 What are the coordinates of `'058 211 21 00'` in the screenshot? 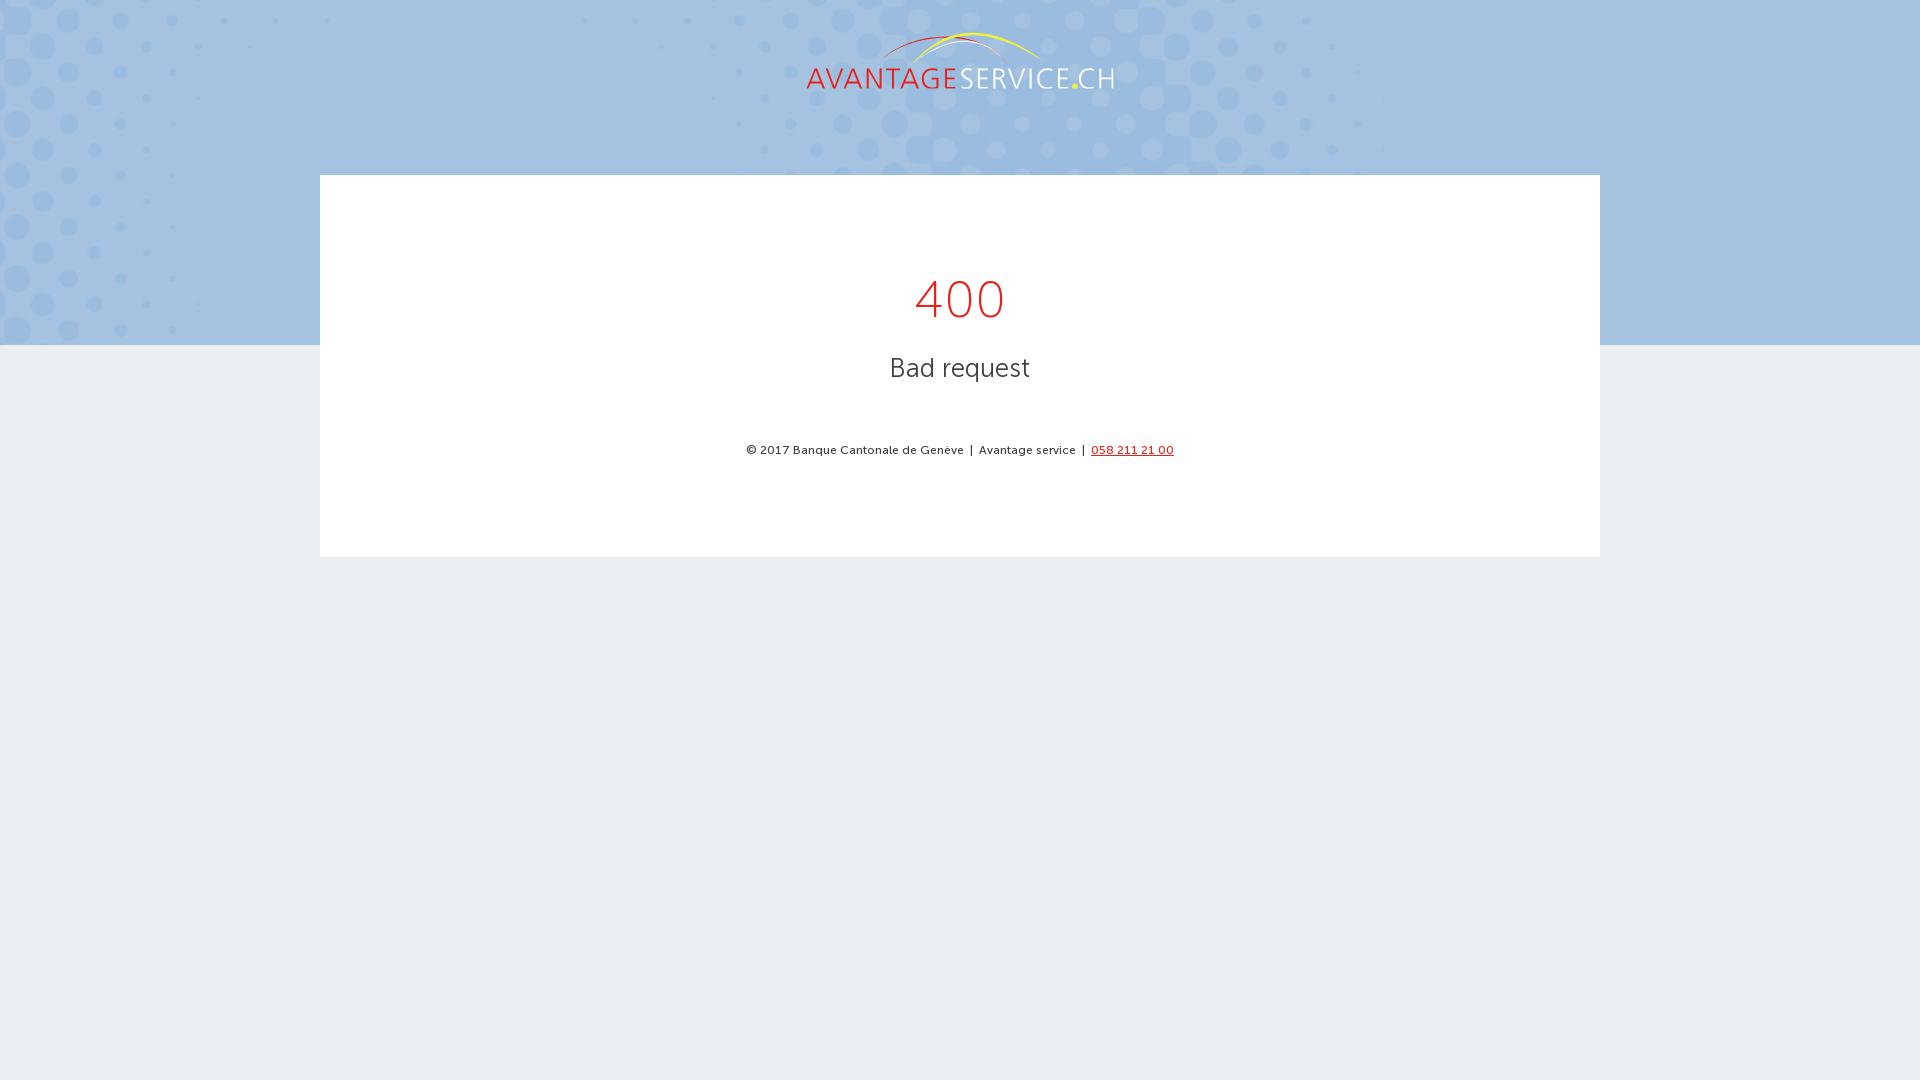 It's located at (1089, 450).